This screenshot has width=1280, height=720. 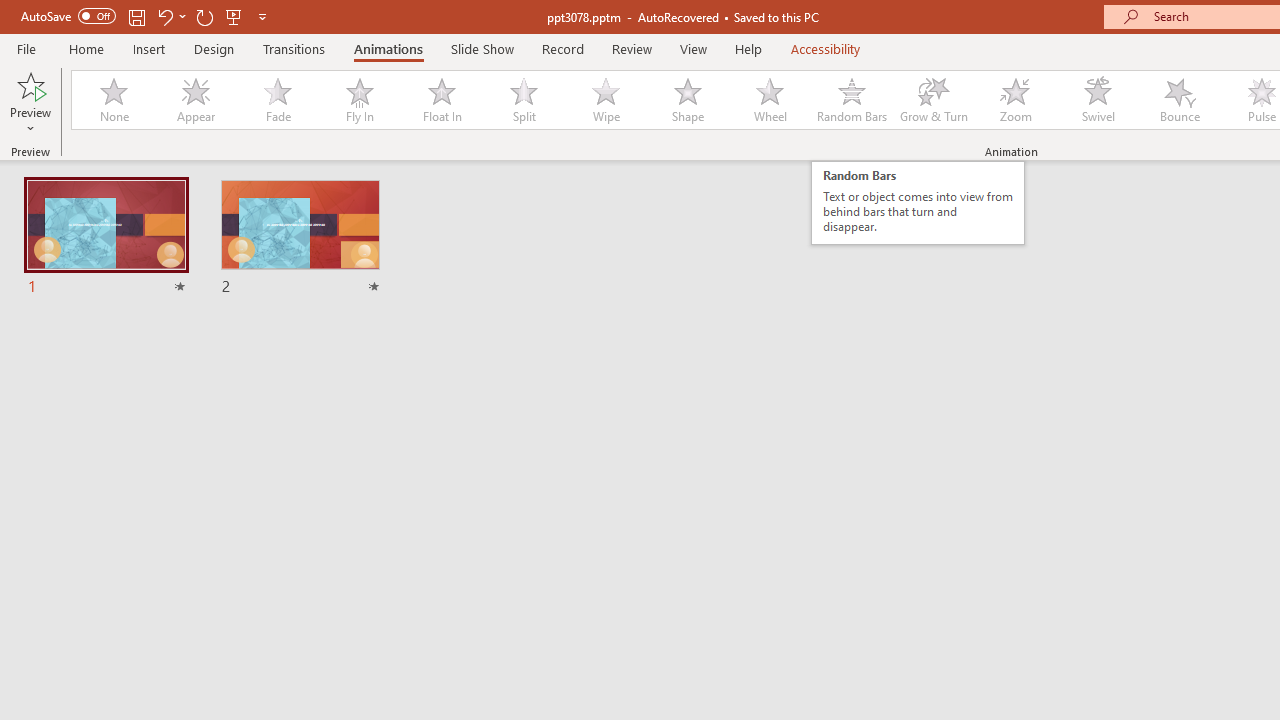 I want to click on 'Random Bars', so click(x=852, y=100).